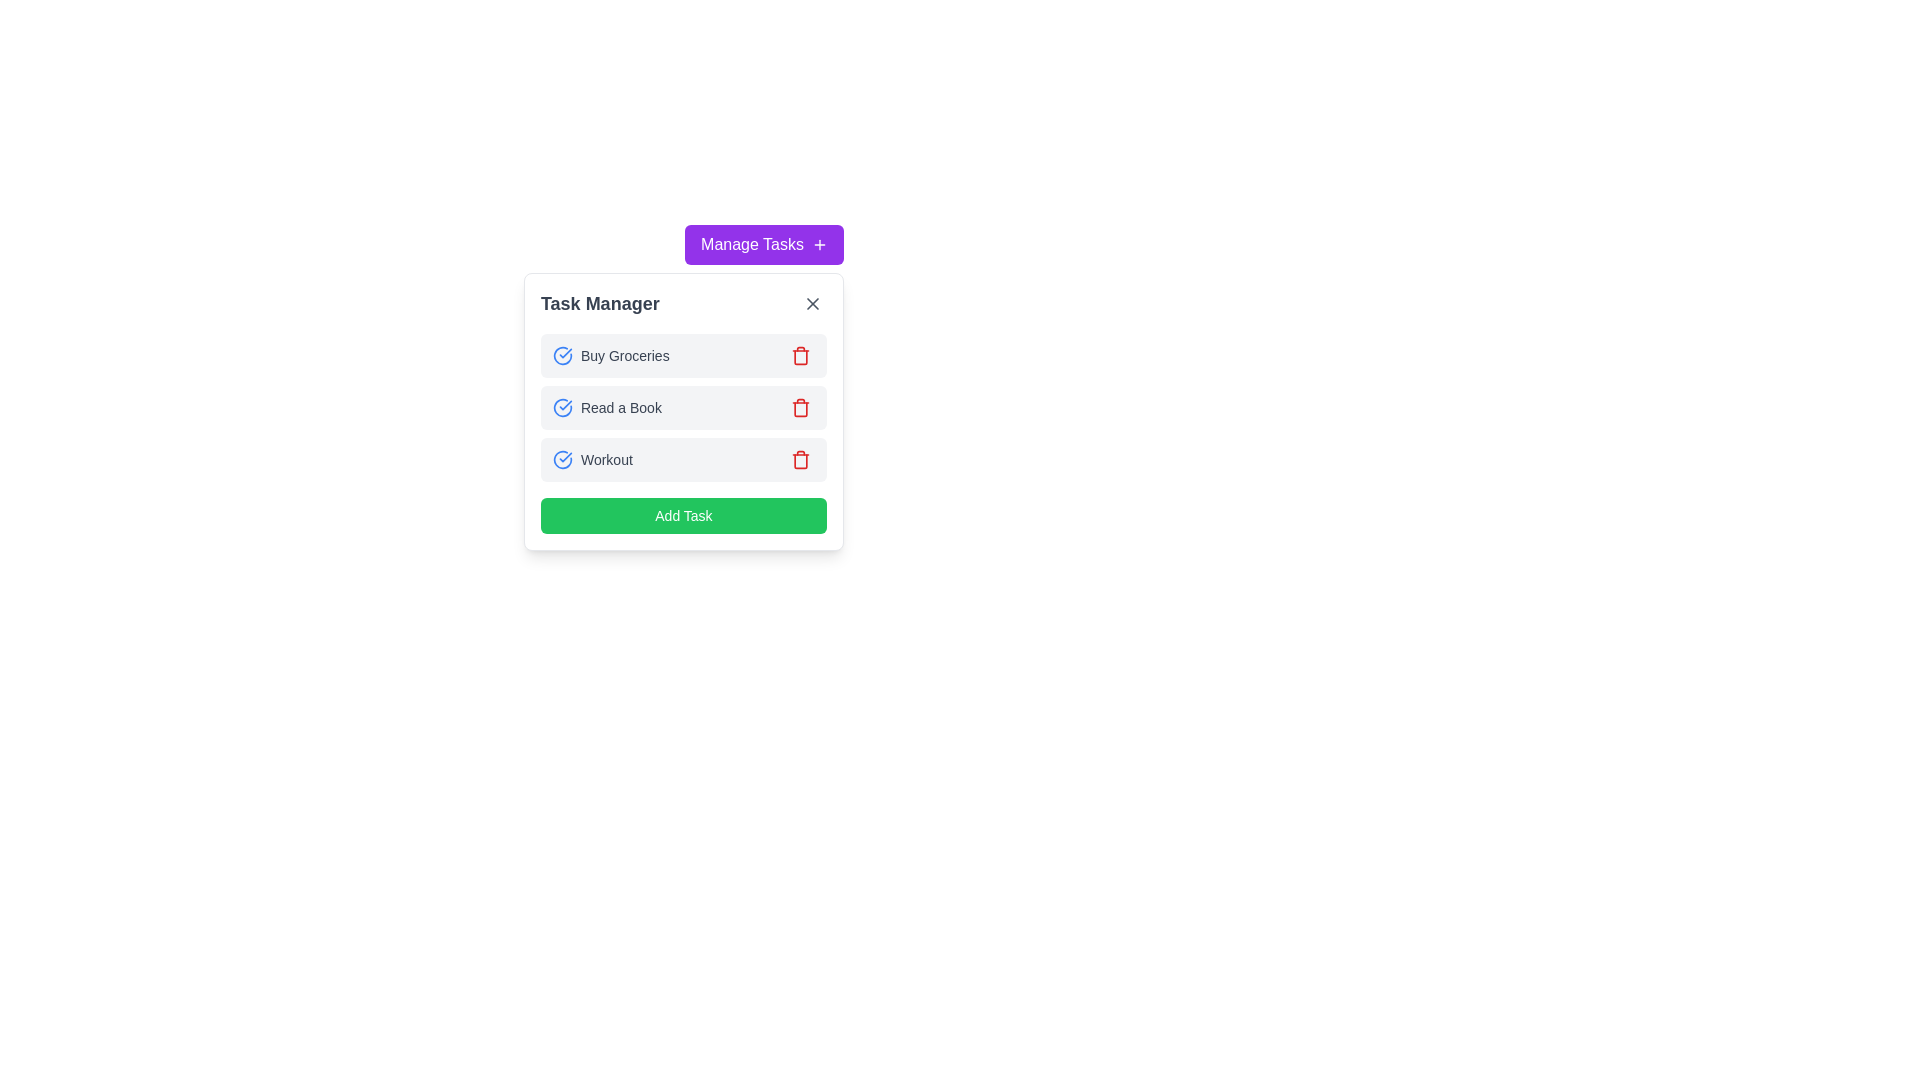 The width and height of the screenshot is (1920, 1080). I want to click on the delete button located on the right side of the 'Buy Groceries' task in the Task Manager, so click(801, 354).